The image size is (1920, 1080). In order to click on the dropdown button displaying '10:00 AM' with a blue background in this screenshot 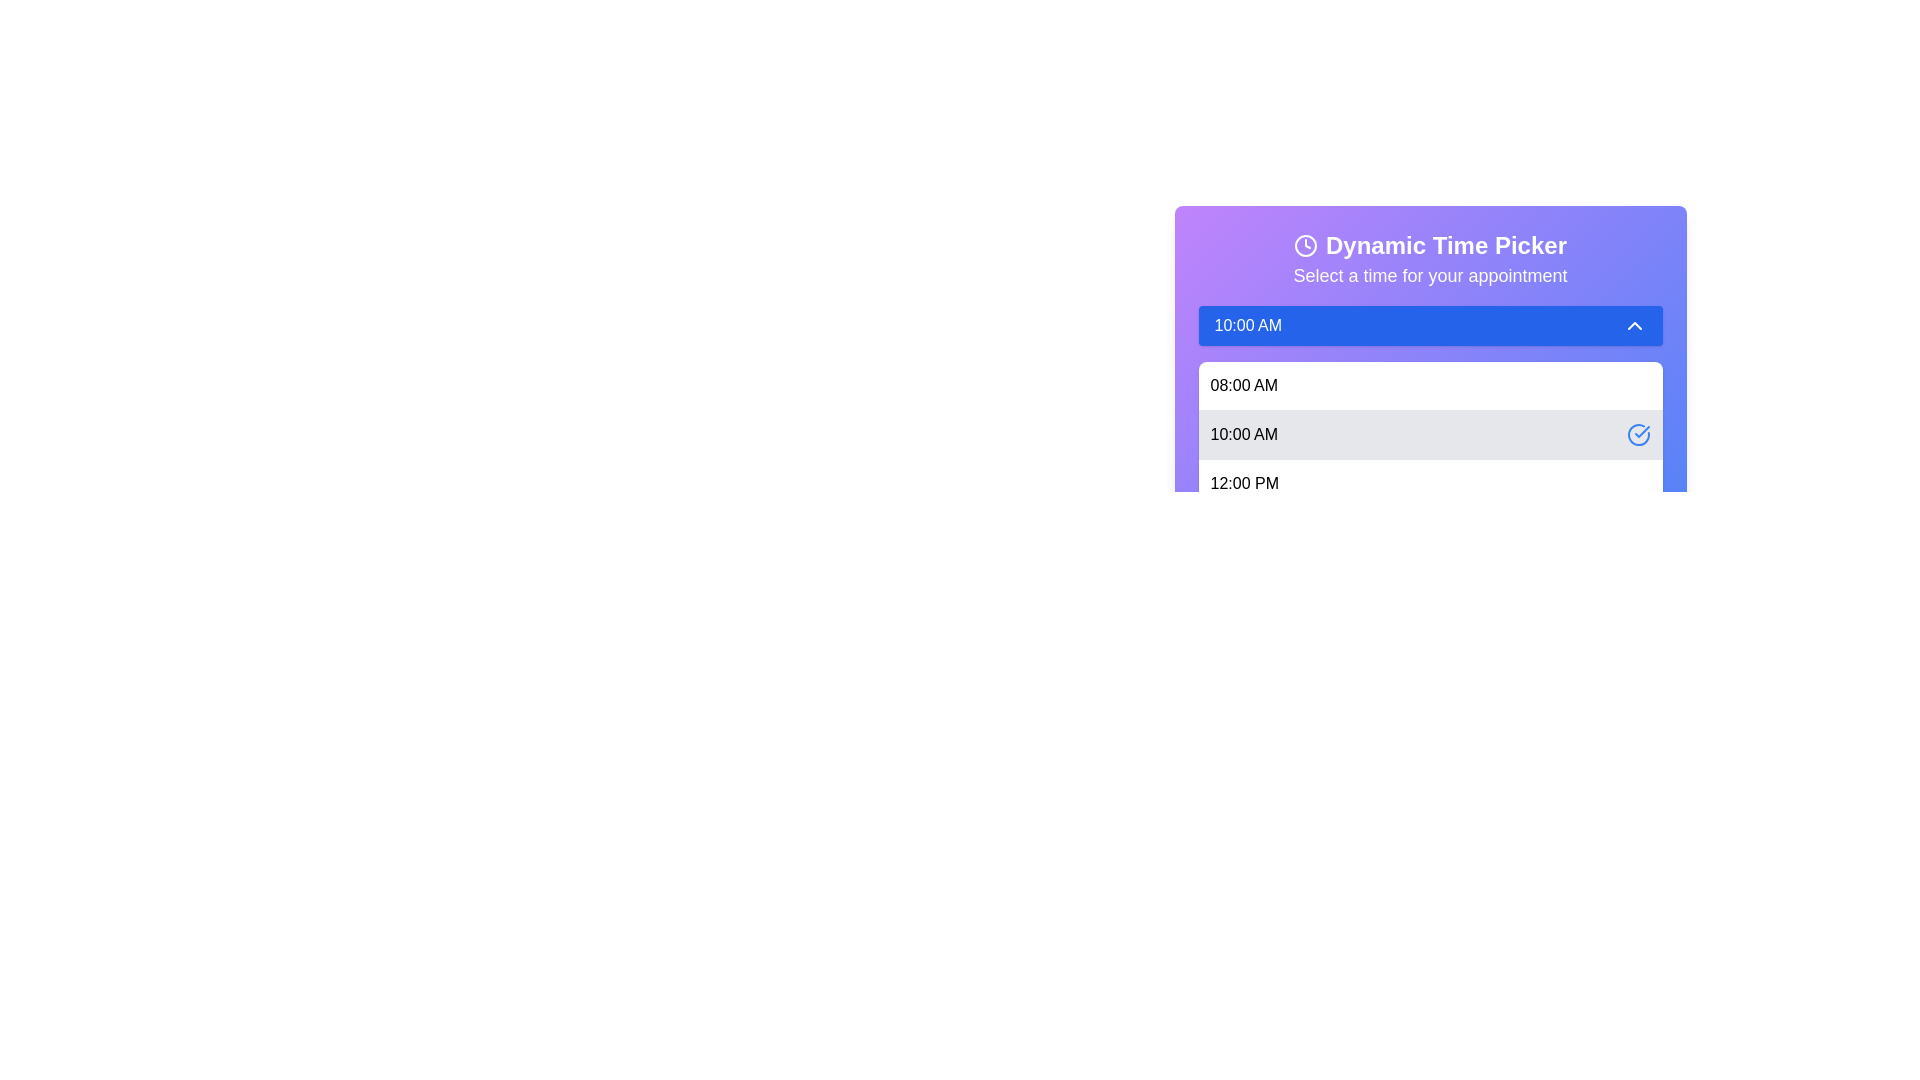, I will do `click(1429, 325)`.